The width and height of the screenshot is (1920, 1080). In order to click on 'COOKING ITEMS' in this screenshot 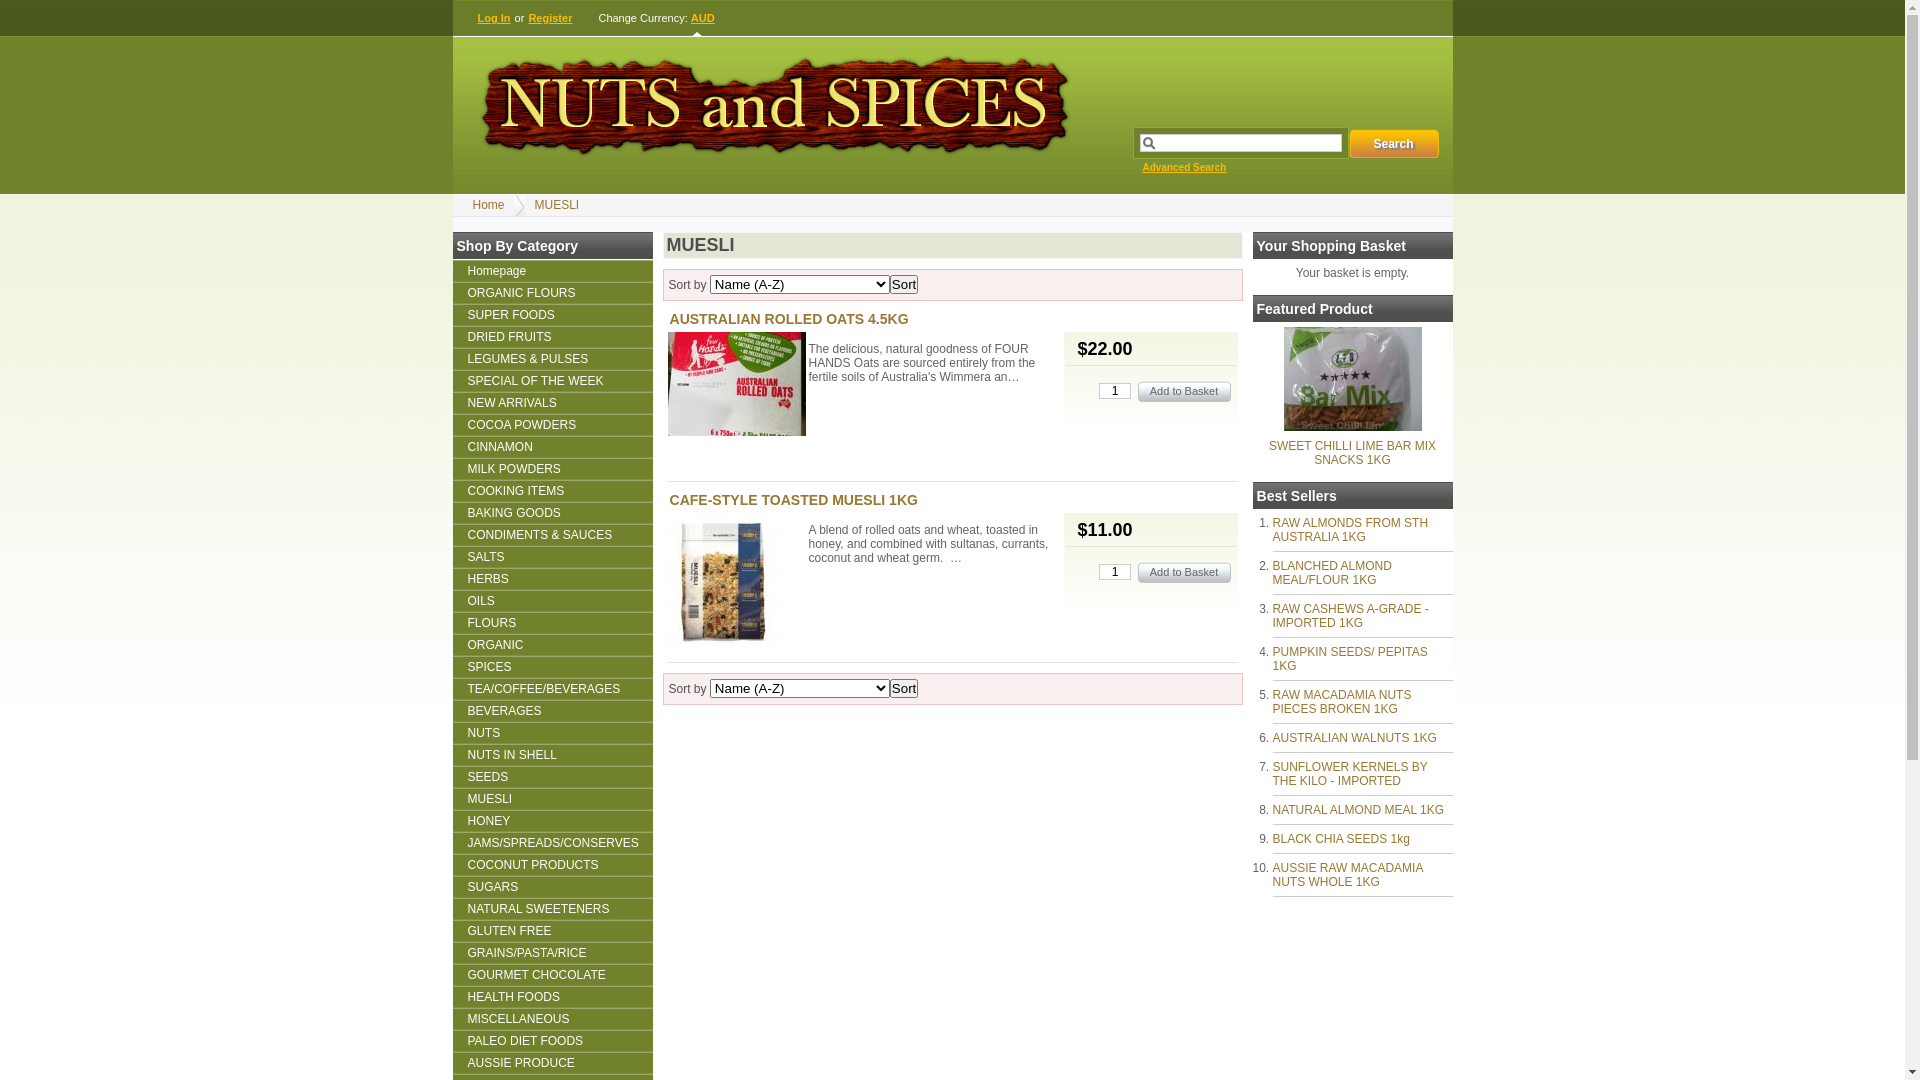, I will do `click(552, 490)`.